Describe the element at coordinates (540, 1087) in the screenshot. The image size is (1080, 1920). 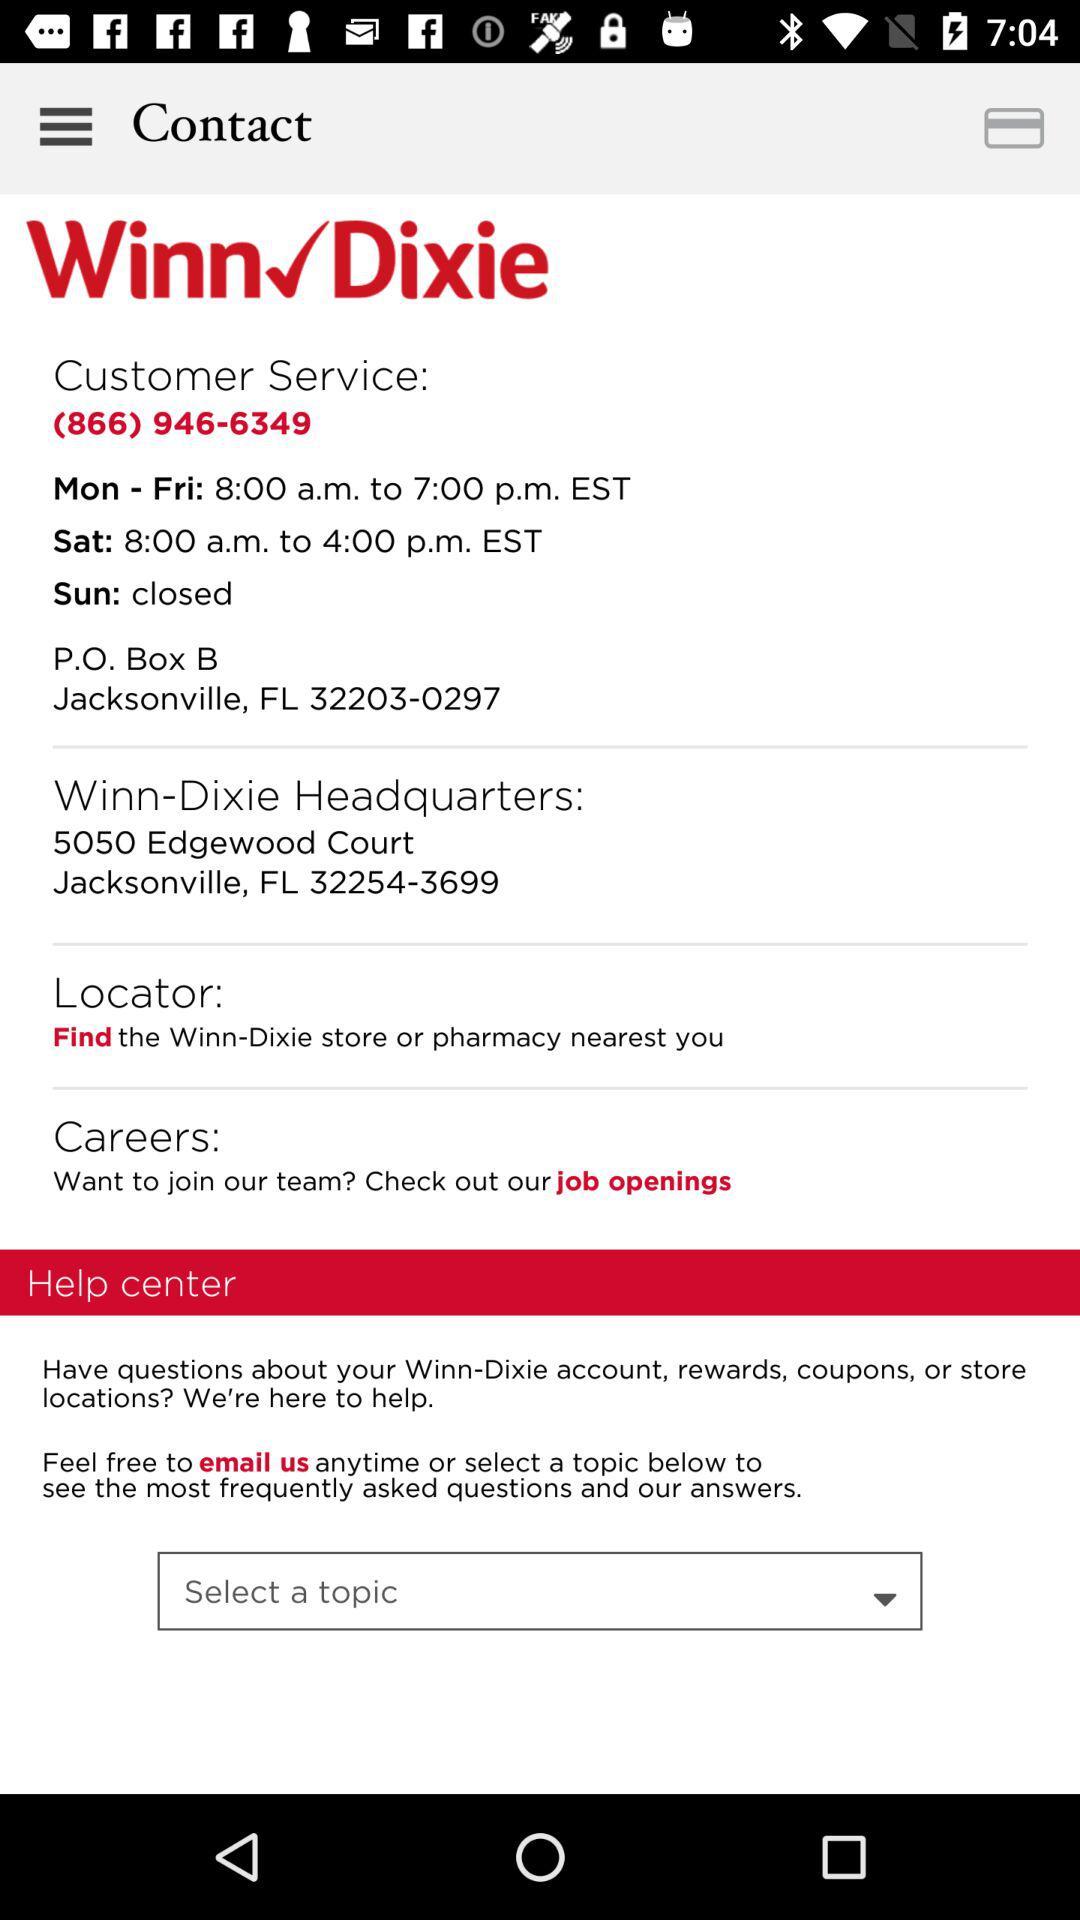
I see `icon above the careers: icon` at that location.